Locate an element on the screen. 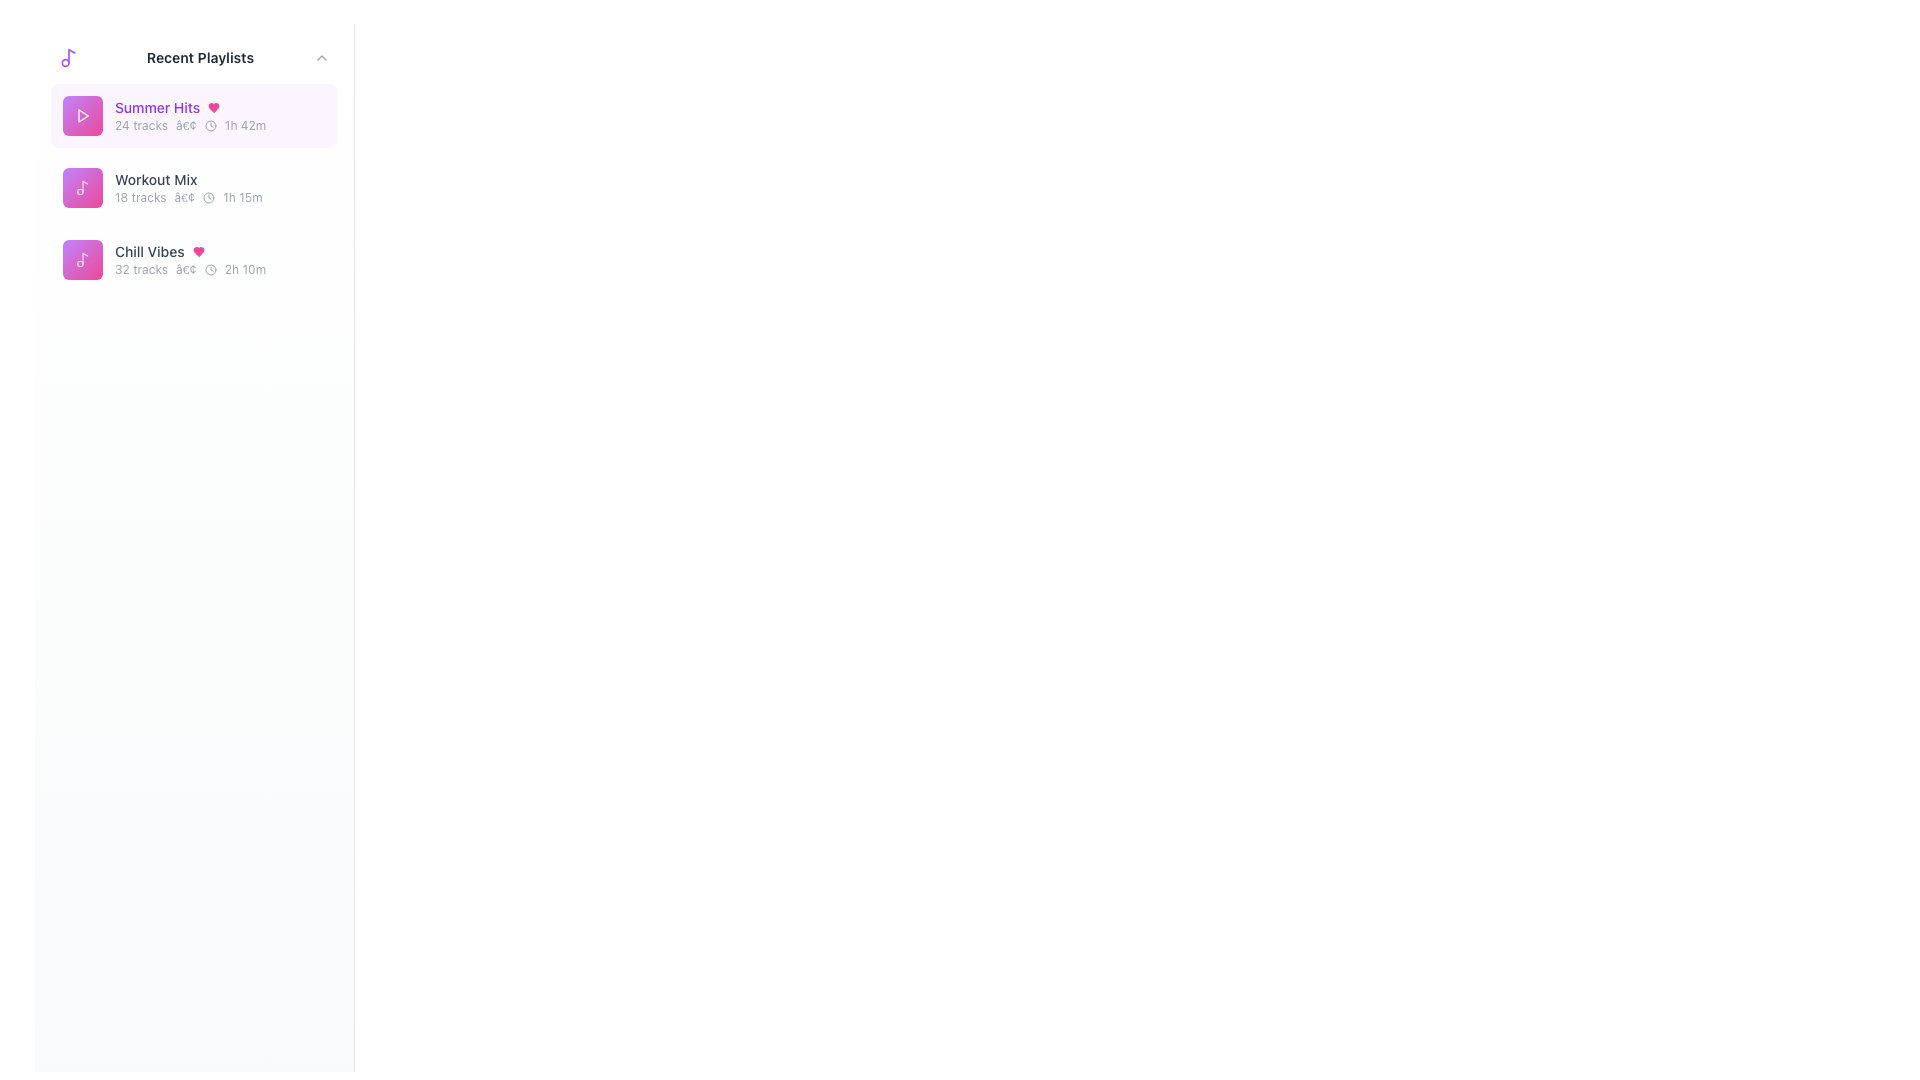 The width and height of the screenshot is (1920, 1080). the play icon located within the gradient-shaded square of the 'Summer Hits' playlist, which transitions from purple to pink and is positioned centrally on the far left is located at coordinates (81, 115).